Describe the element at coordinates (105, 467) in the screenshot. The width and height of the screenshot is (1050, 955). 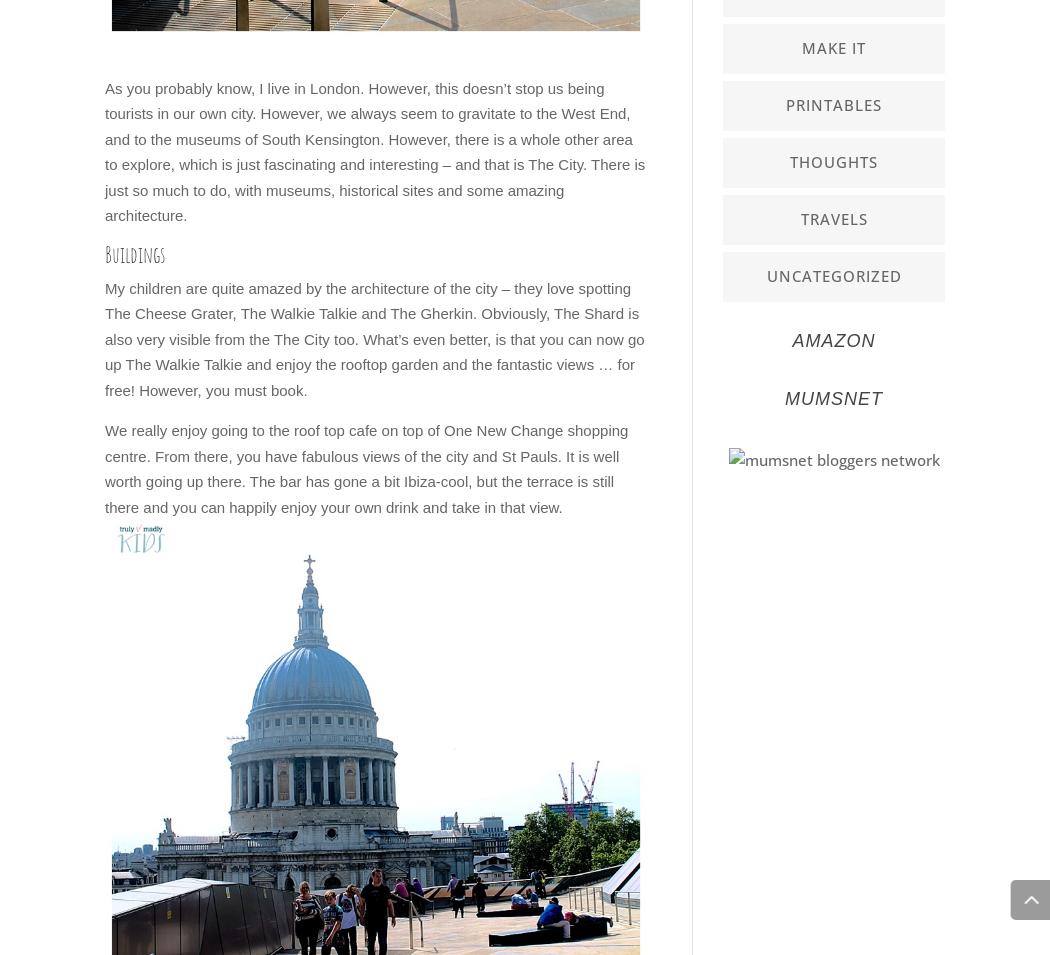
I see `'We really enjoy going to the roof top cafe on top of One New Change shopping centre. From there, you have fabulous views of the city and St Pauls. It is well worth going up there. The bar has gone a bit Ibiza-cool, but the terrace is still there and you can happily enjoy your own drink and take in that view.'` at that location.